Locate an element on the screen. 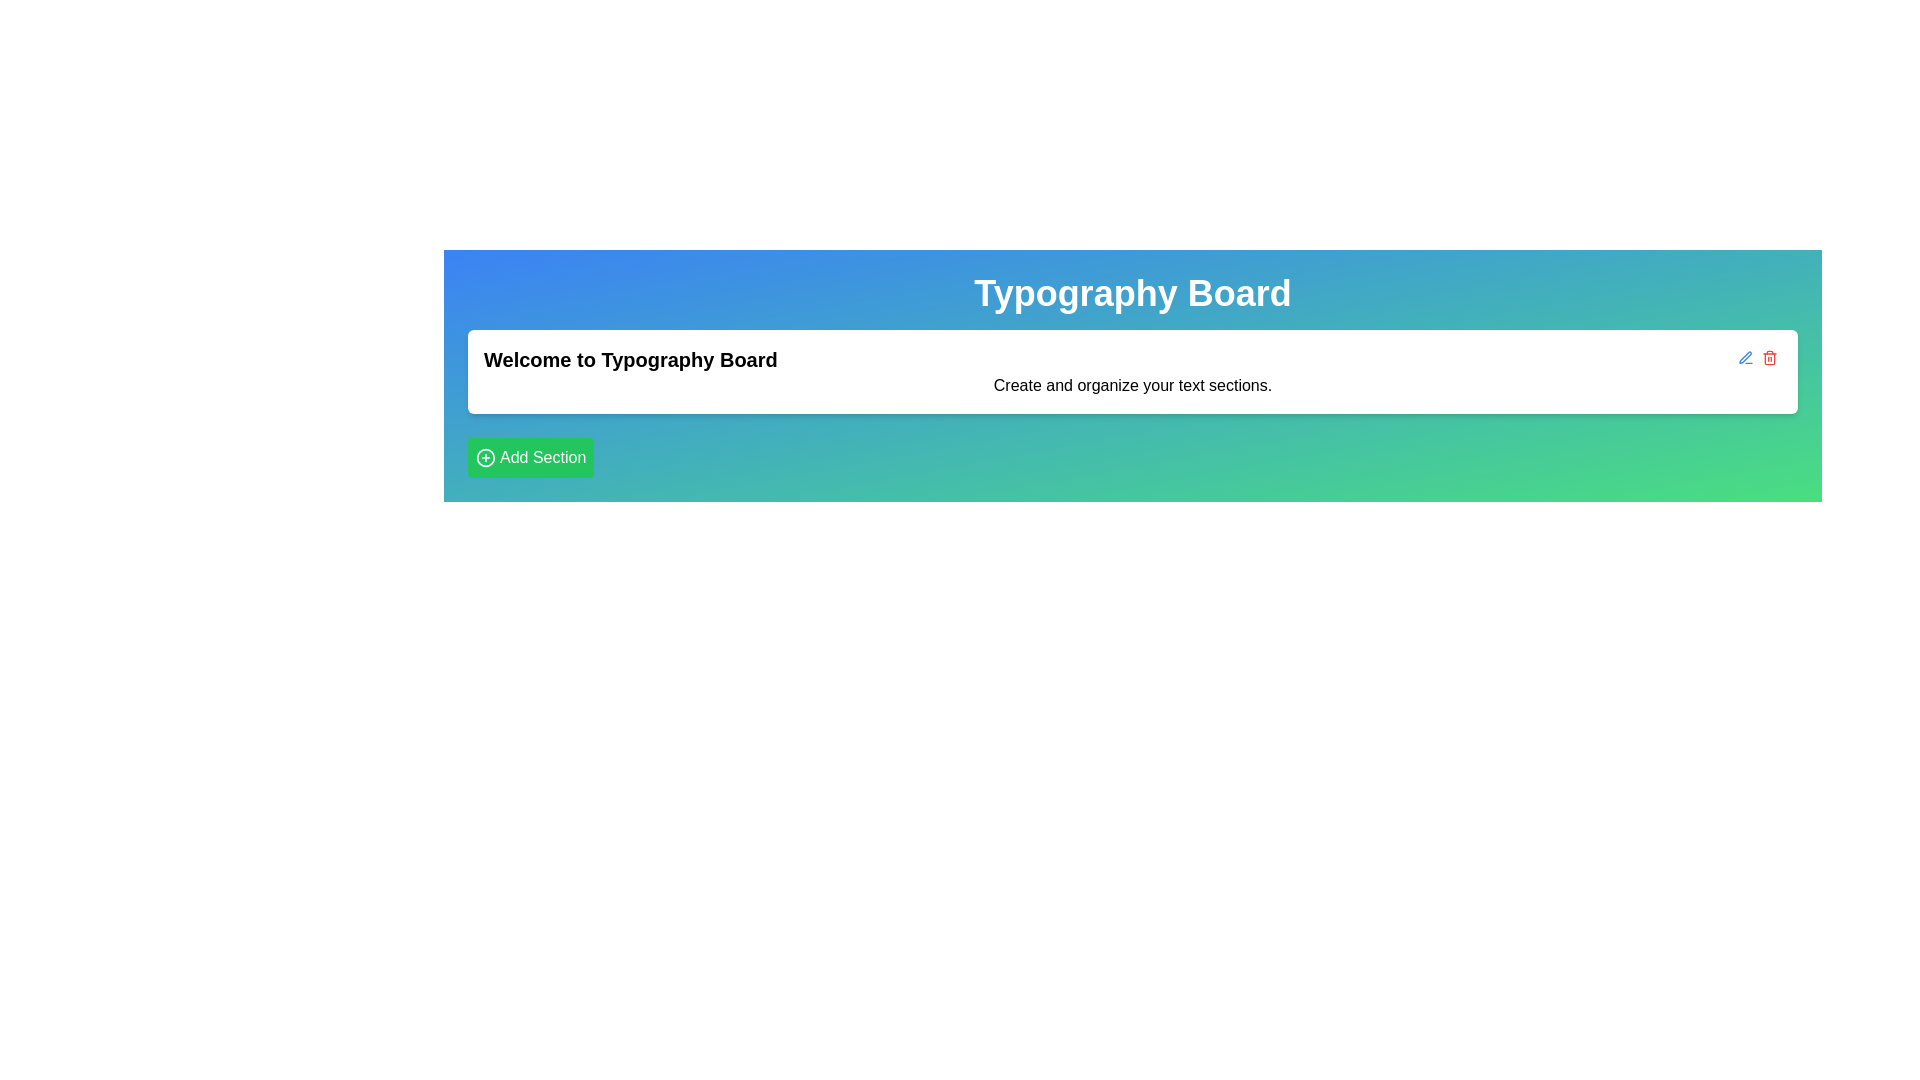 The width and height of the screenshot is (1920, 1080). the welcome message and brief instruction text block located below the 'Typography Board' title is located at coordinates (1132, 371).